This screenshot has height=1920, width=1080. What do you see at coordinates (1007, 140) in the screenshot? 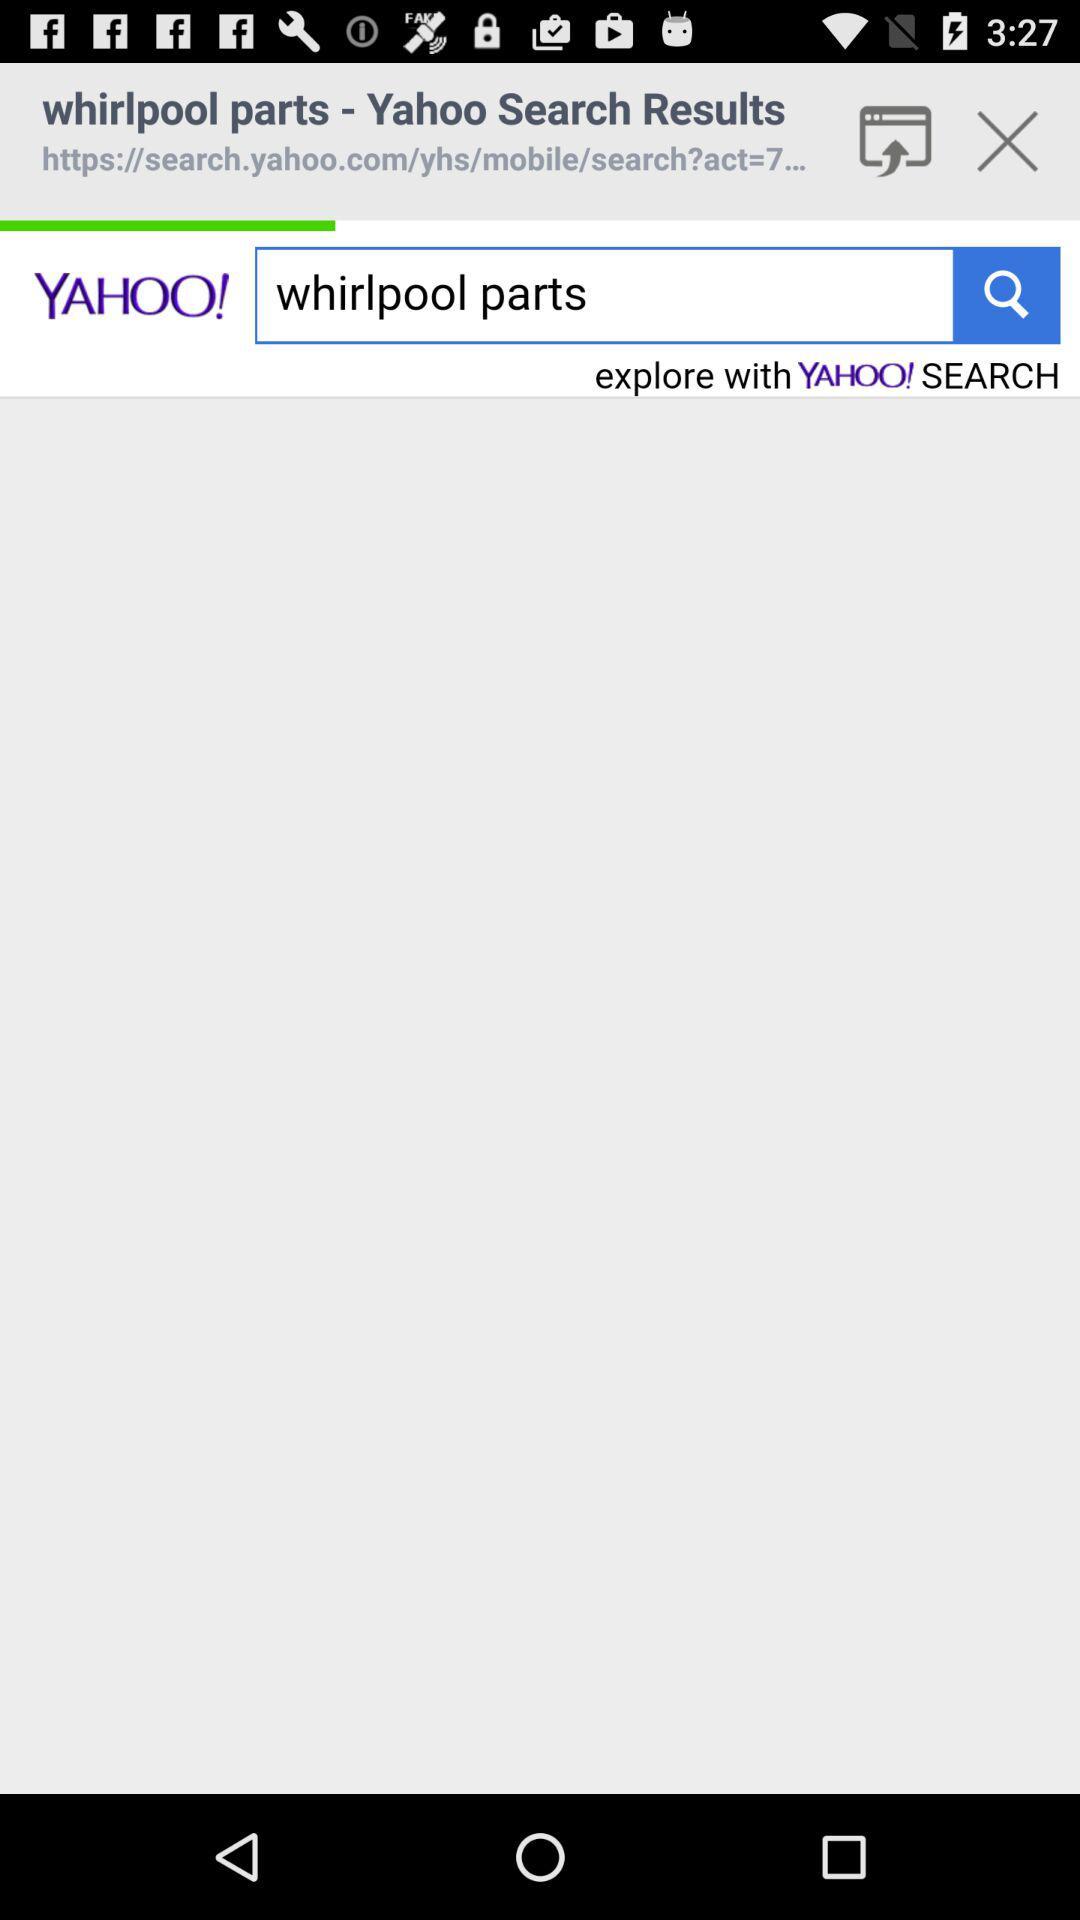
I see `add` at bounding box center [1007, 140].